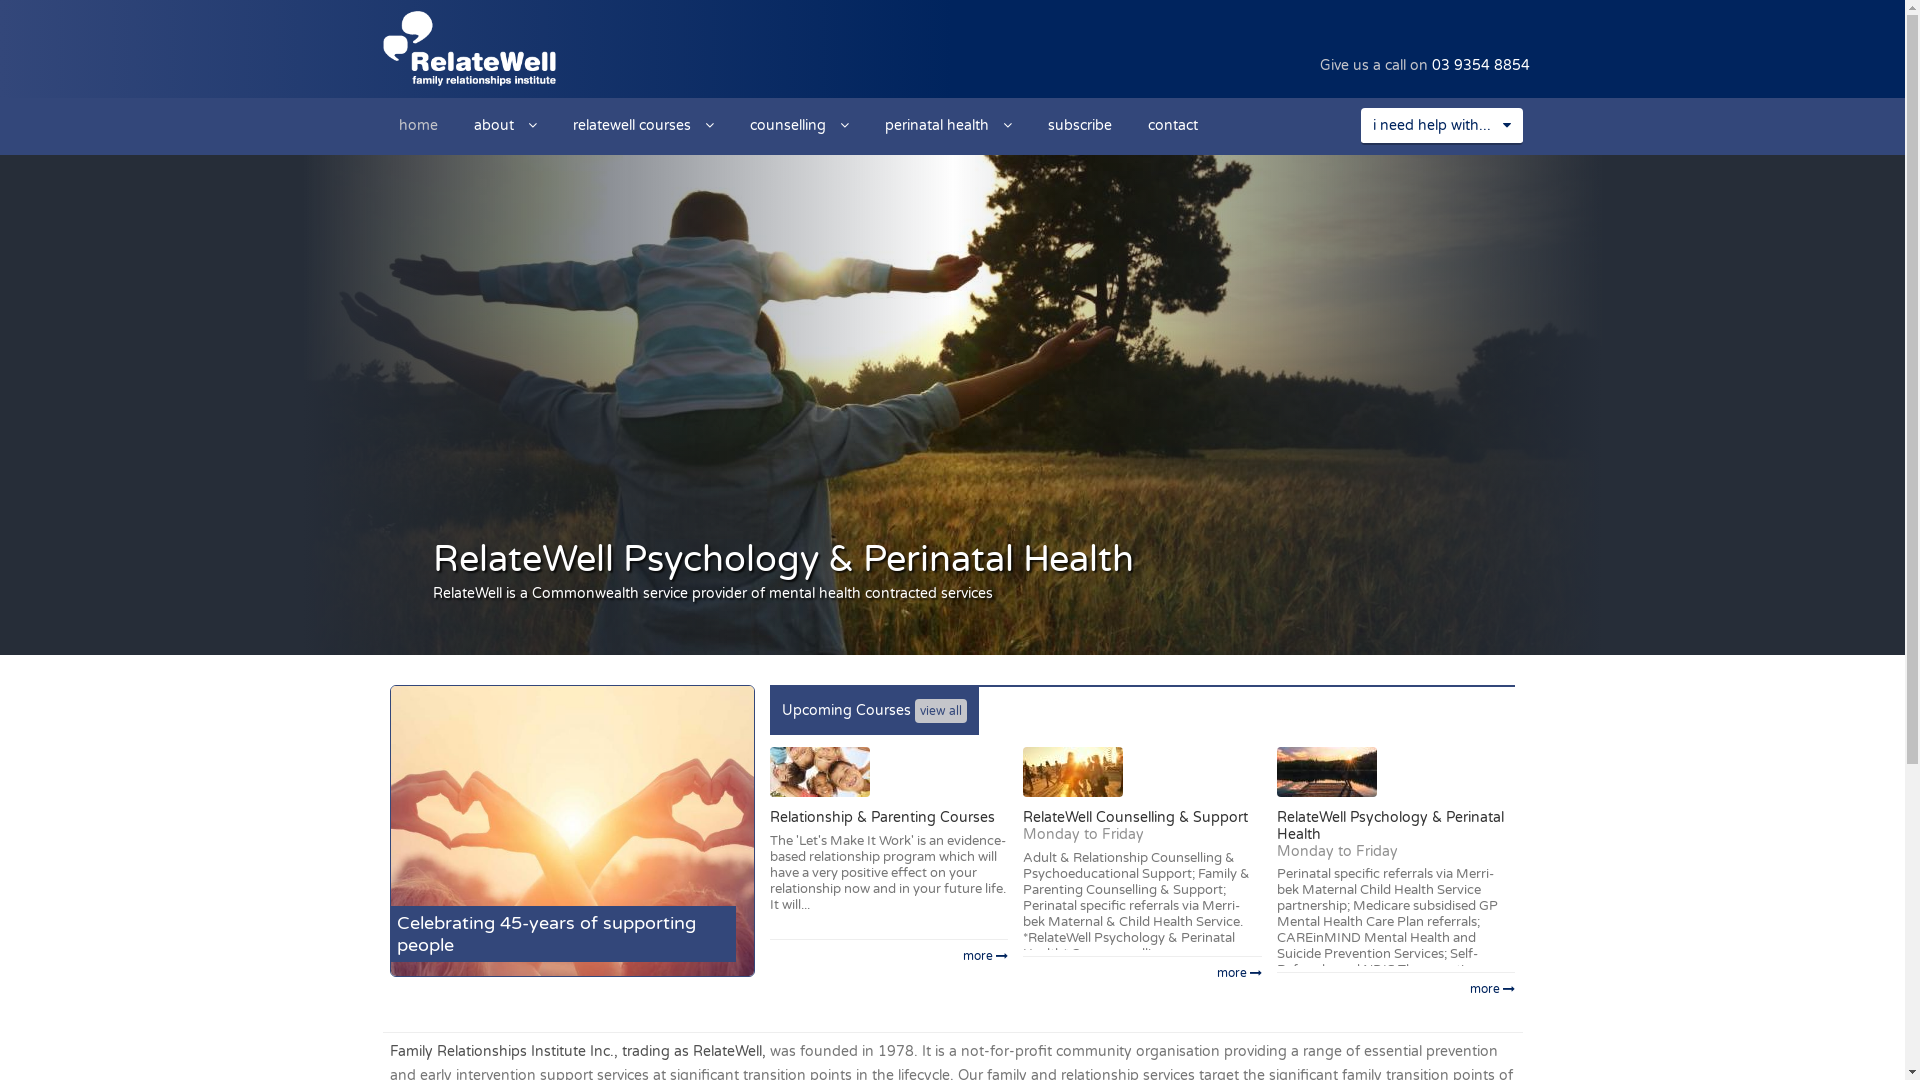 The image size is (1920, 1080). I want to click on 'contact', so click(1172, 124).